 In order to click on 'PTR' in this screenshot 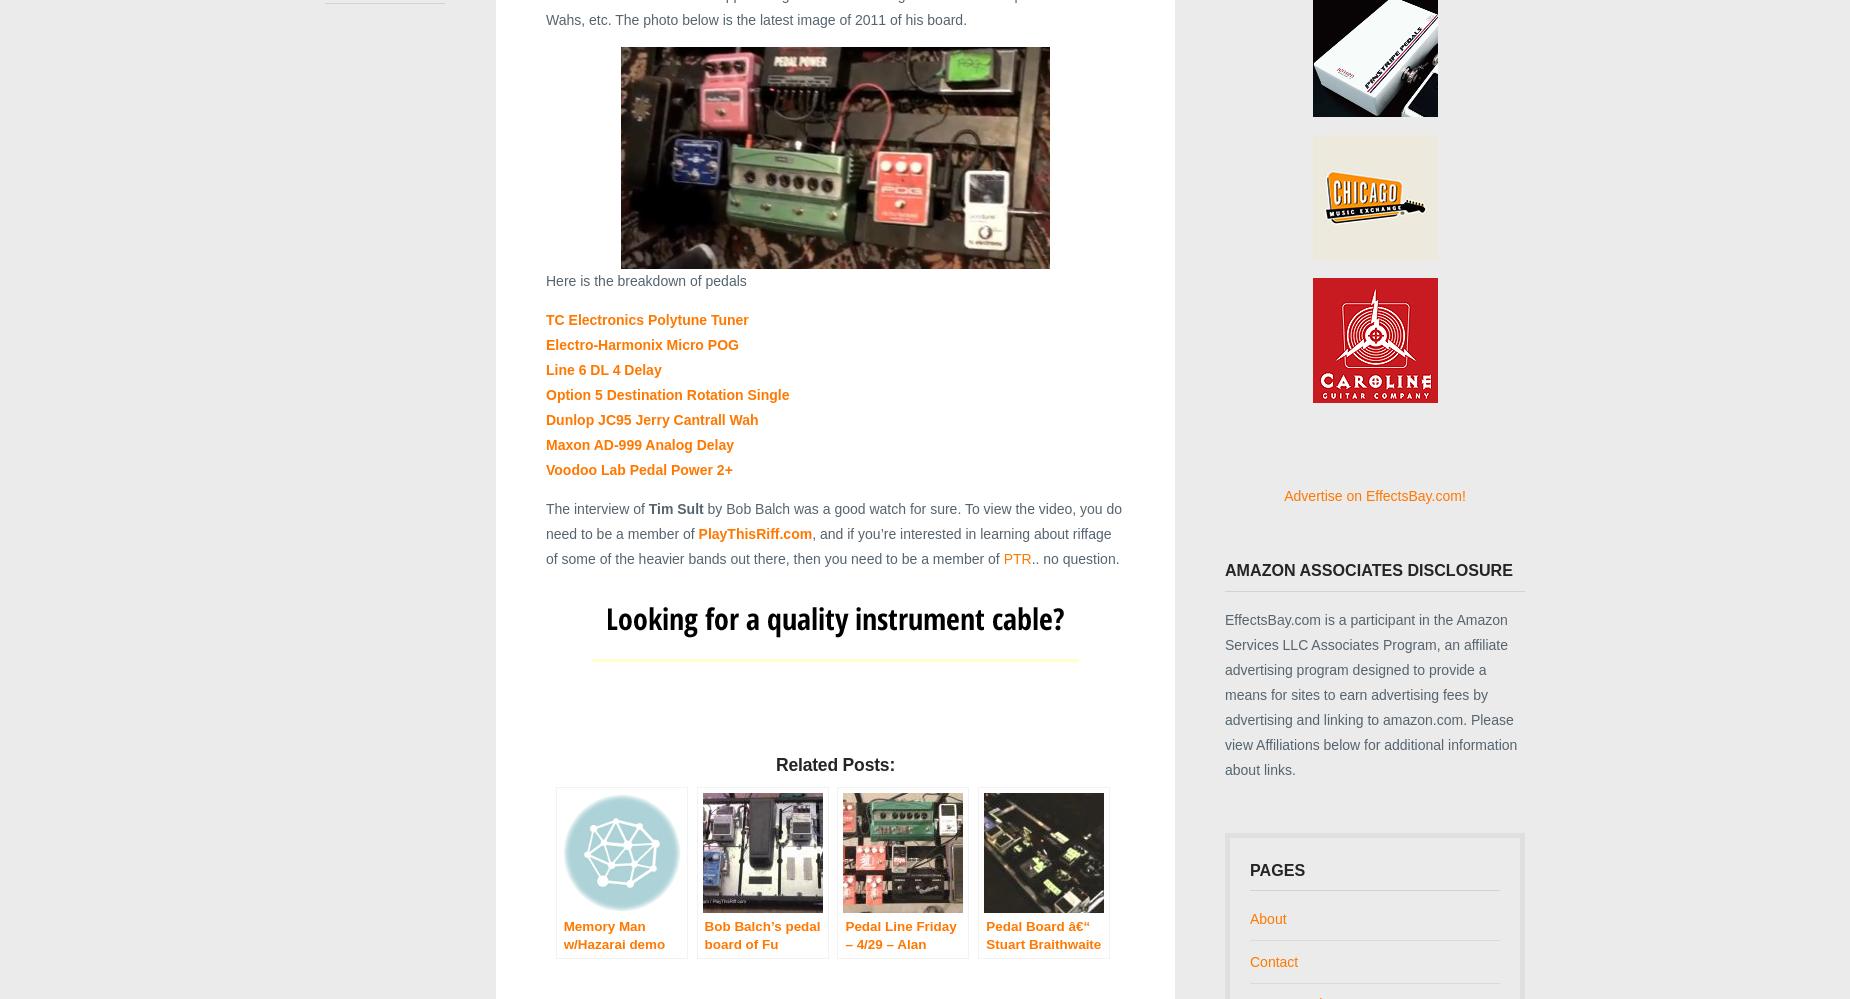, I will do `click(1015, 558)`.